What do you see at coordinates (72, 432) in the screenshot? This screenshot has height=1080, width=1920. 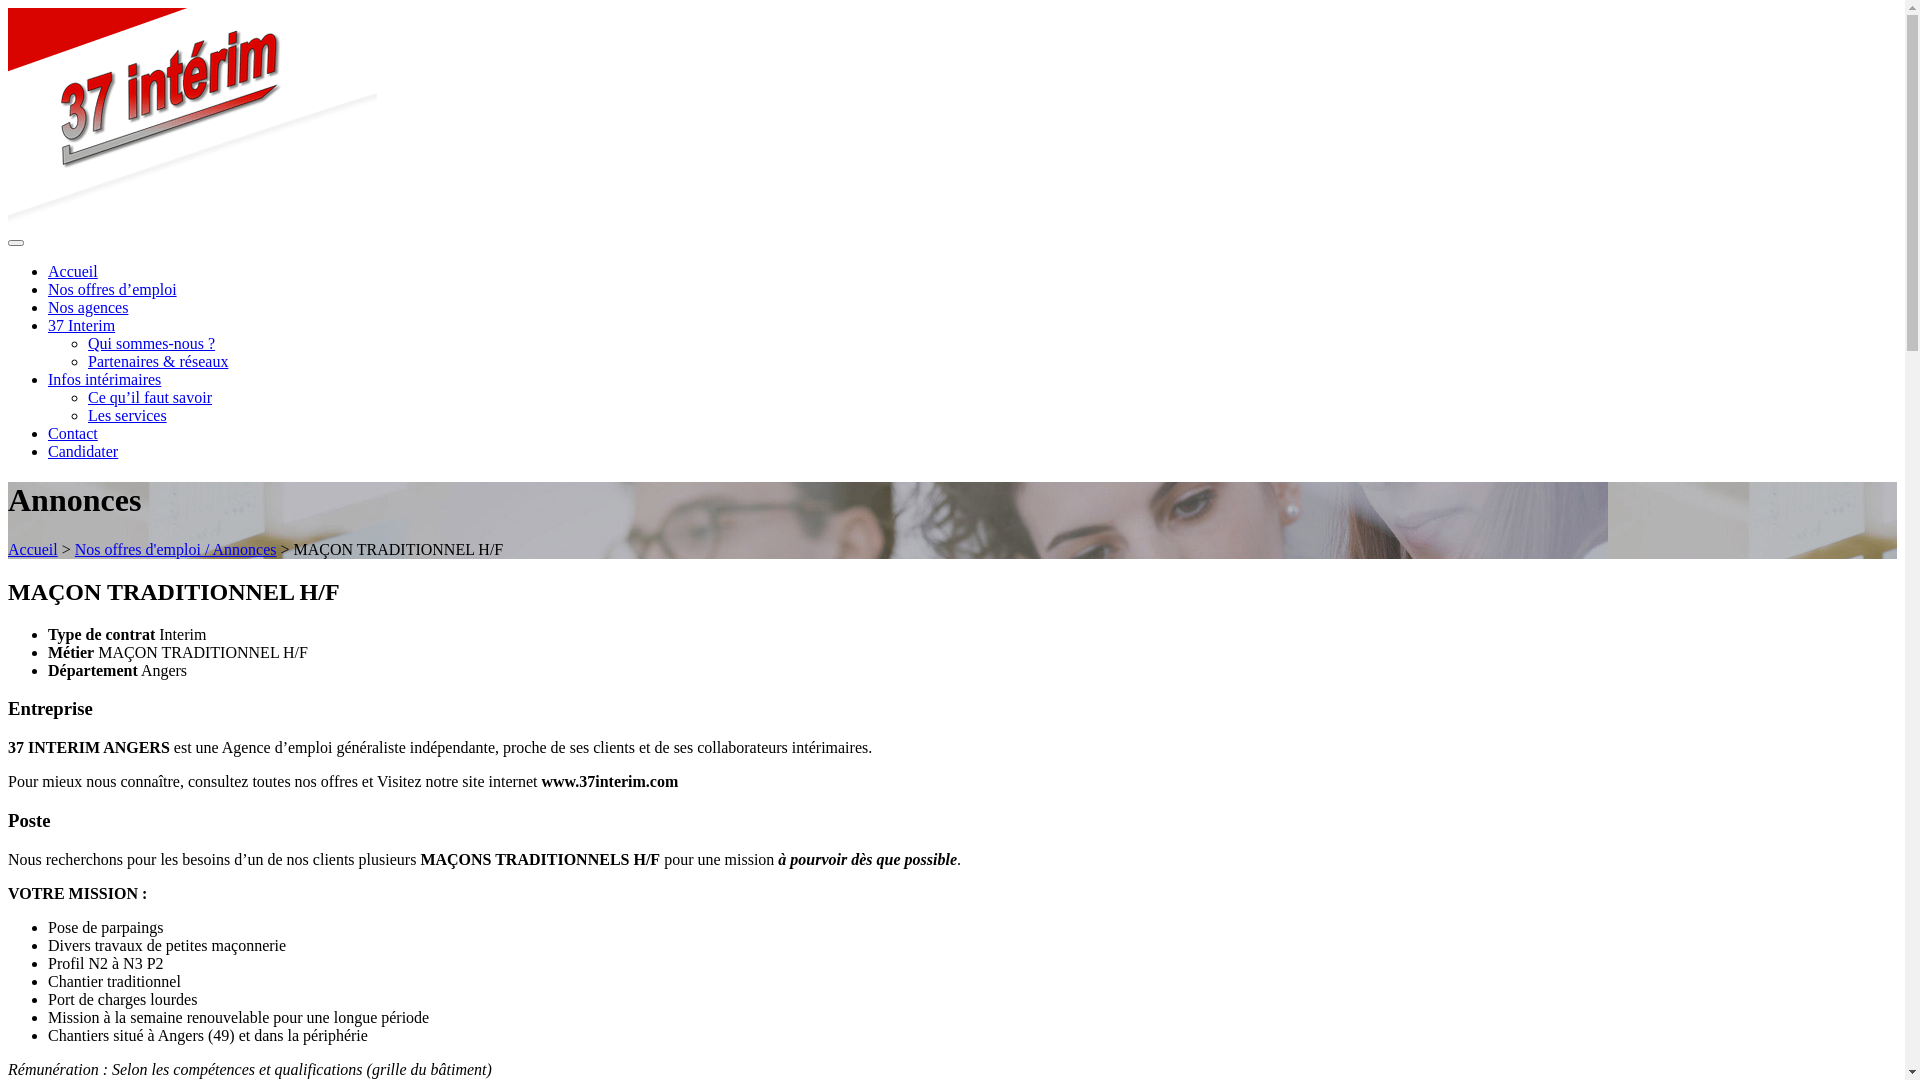 I see `'Contact'` at bounding box center [72, 432].